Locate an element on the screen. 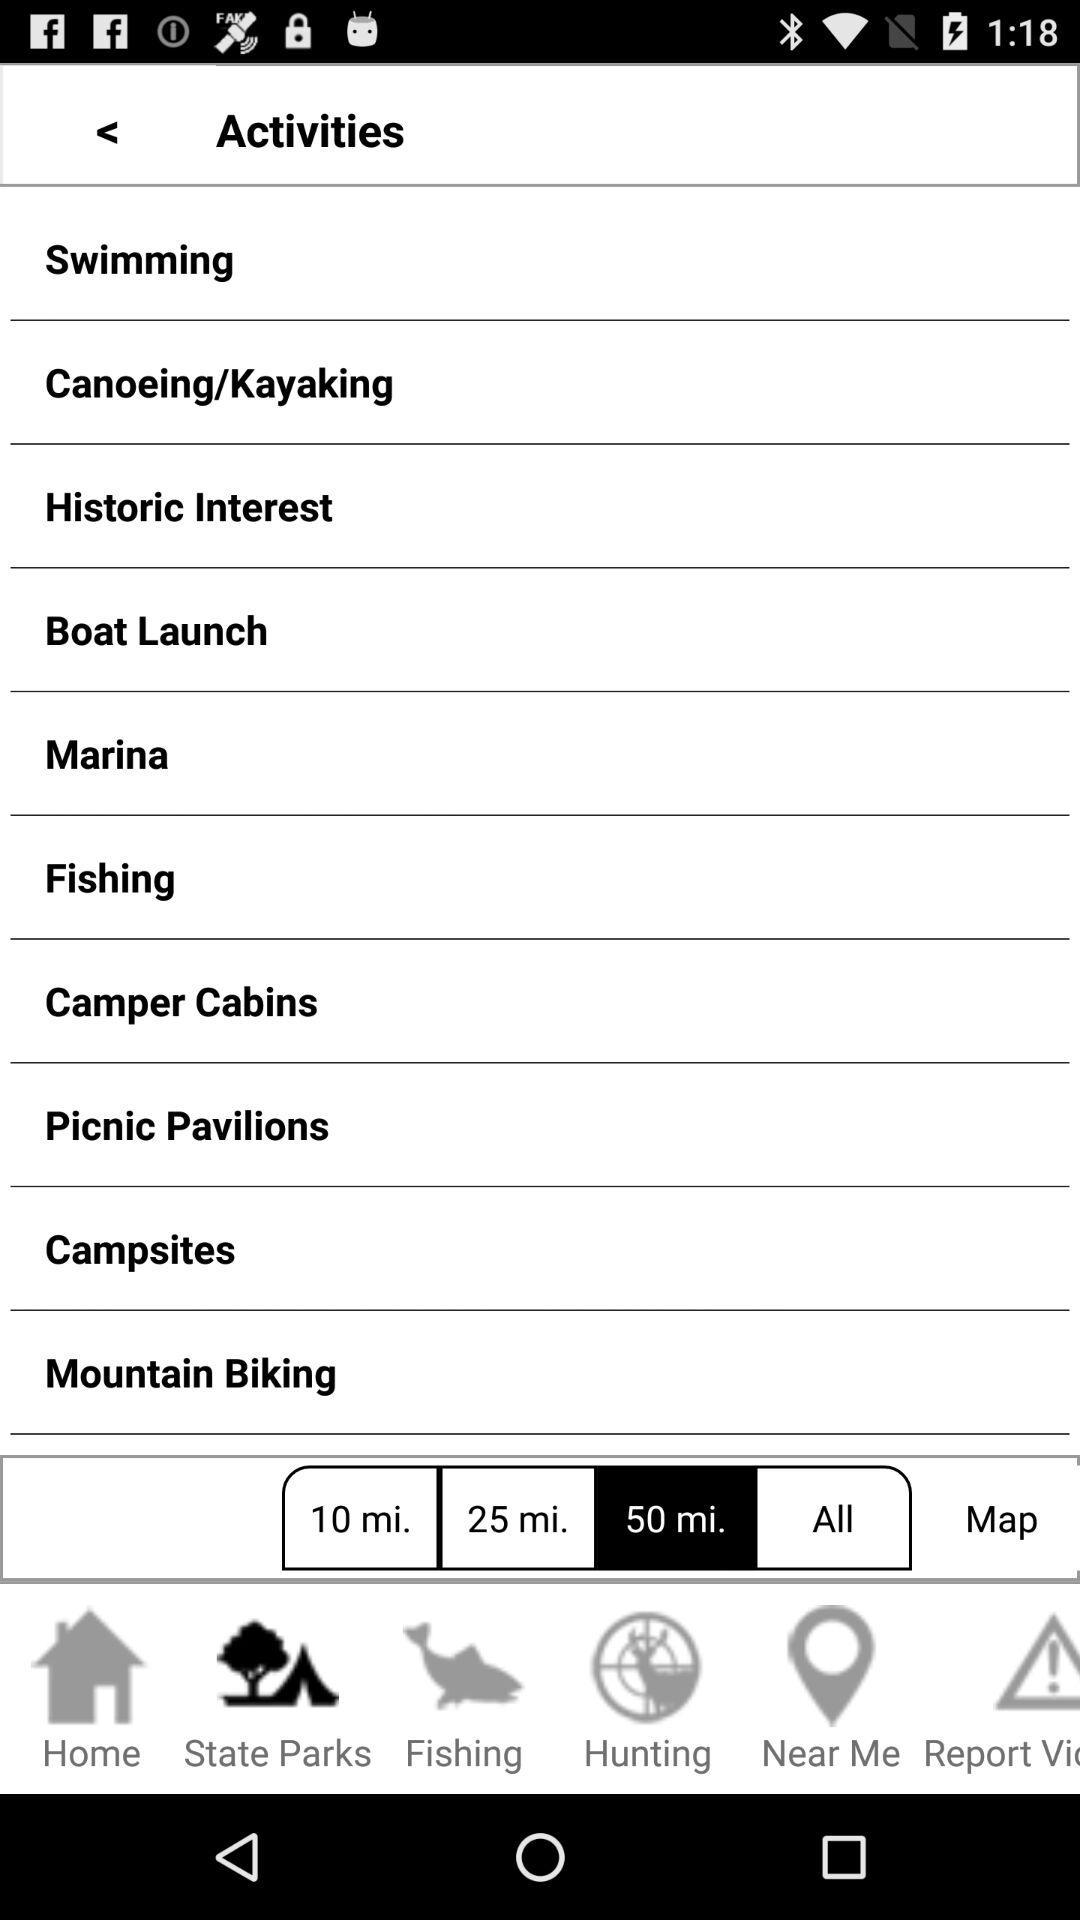 The image size is (1080, 1920). the hunting item is located at coordinates (647, 1689).